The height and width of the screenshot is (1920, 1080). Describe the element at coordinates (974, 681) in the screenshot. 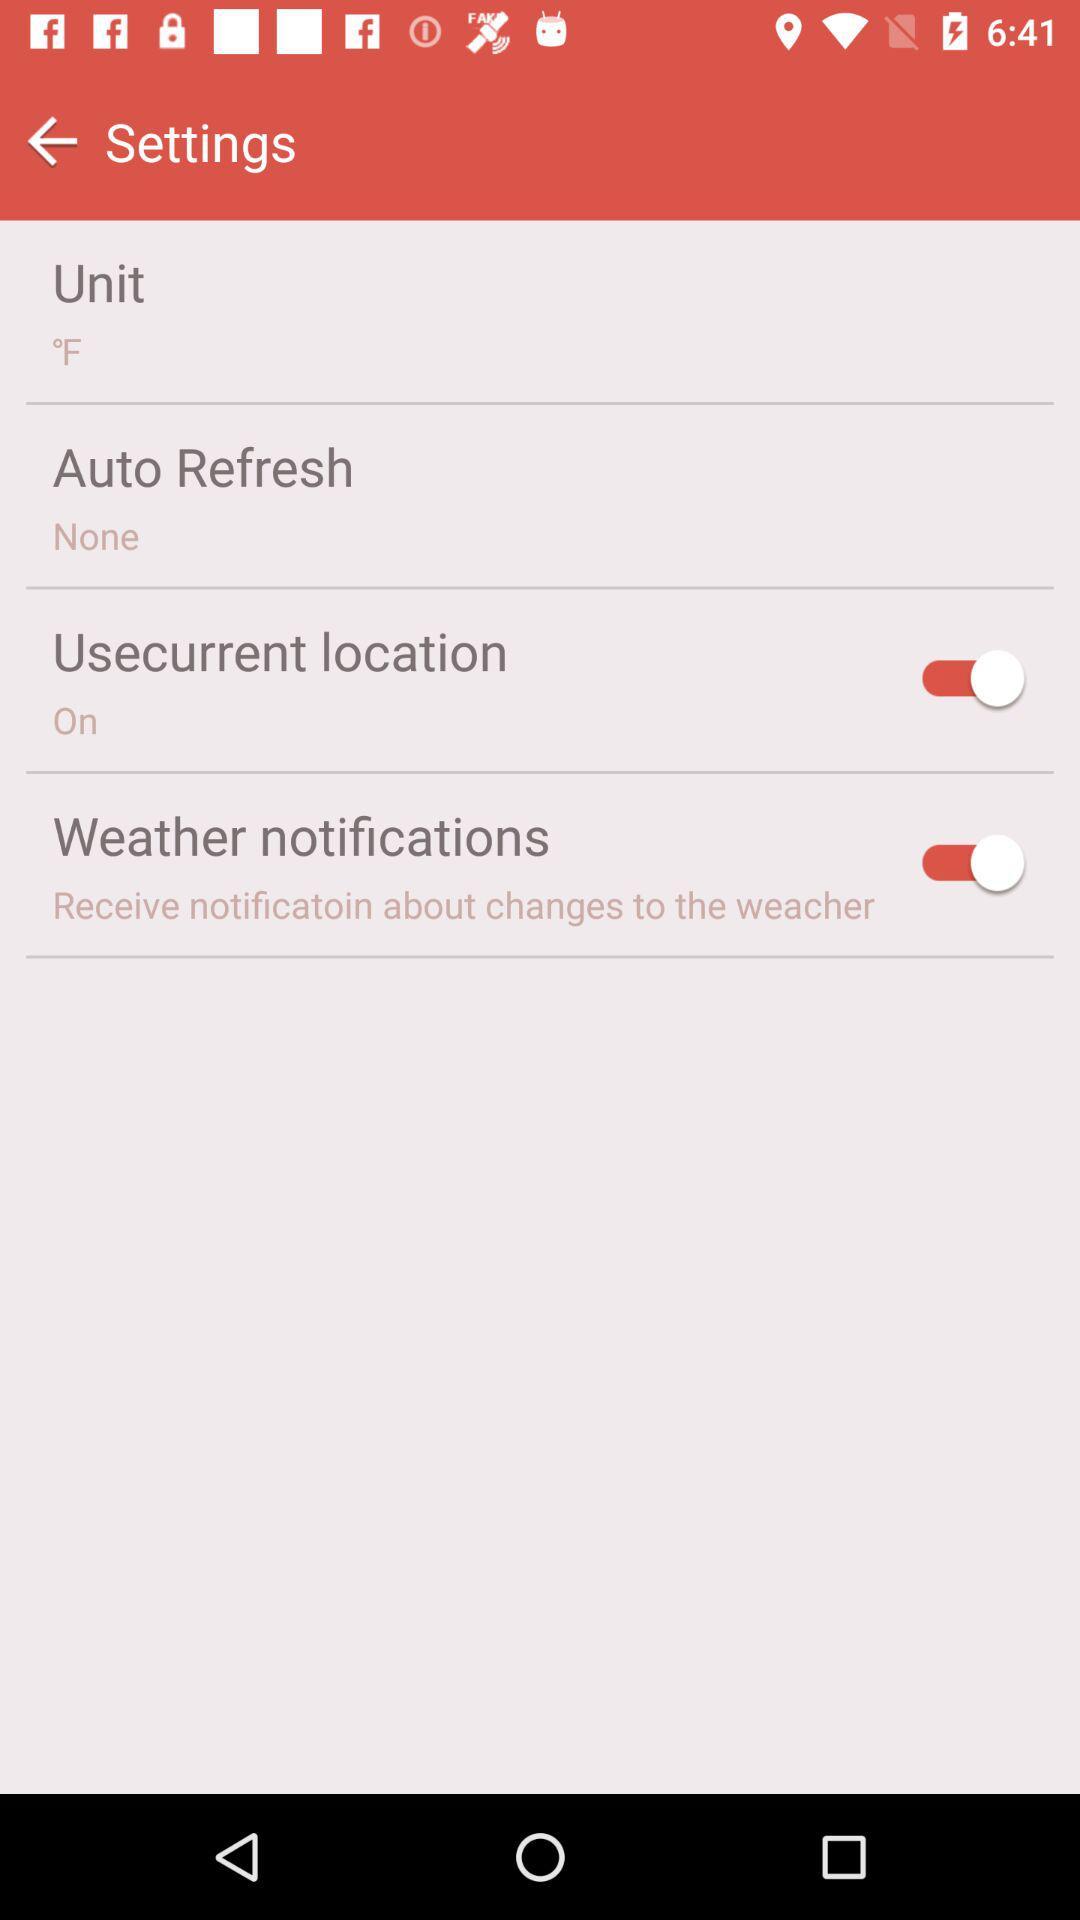

I see `item to the right of the usecurrent location` at that location.